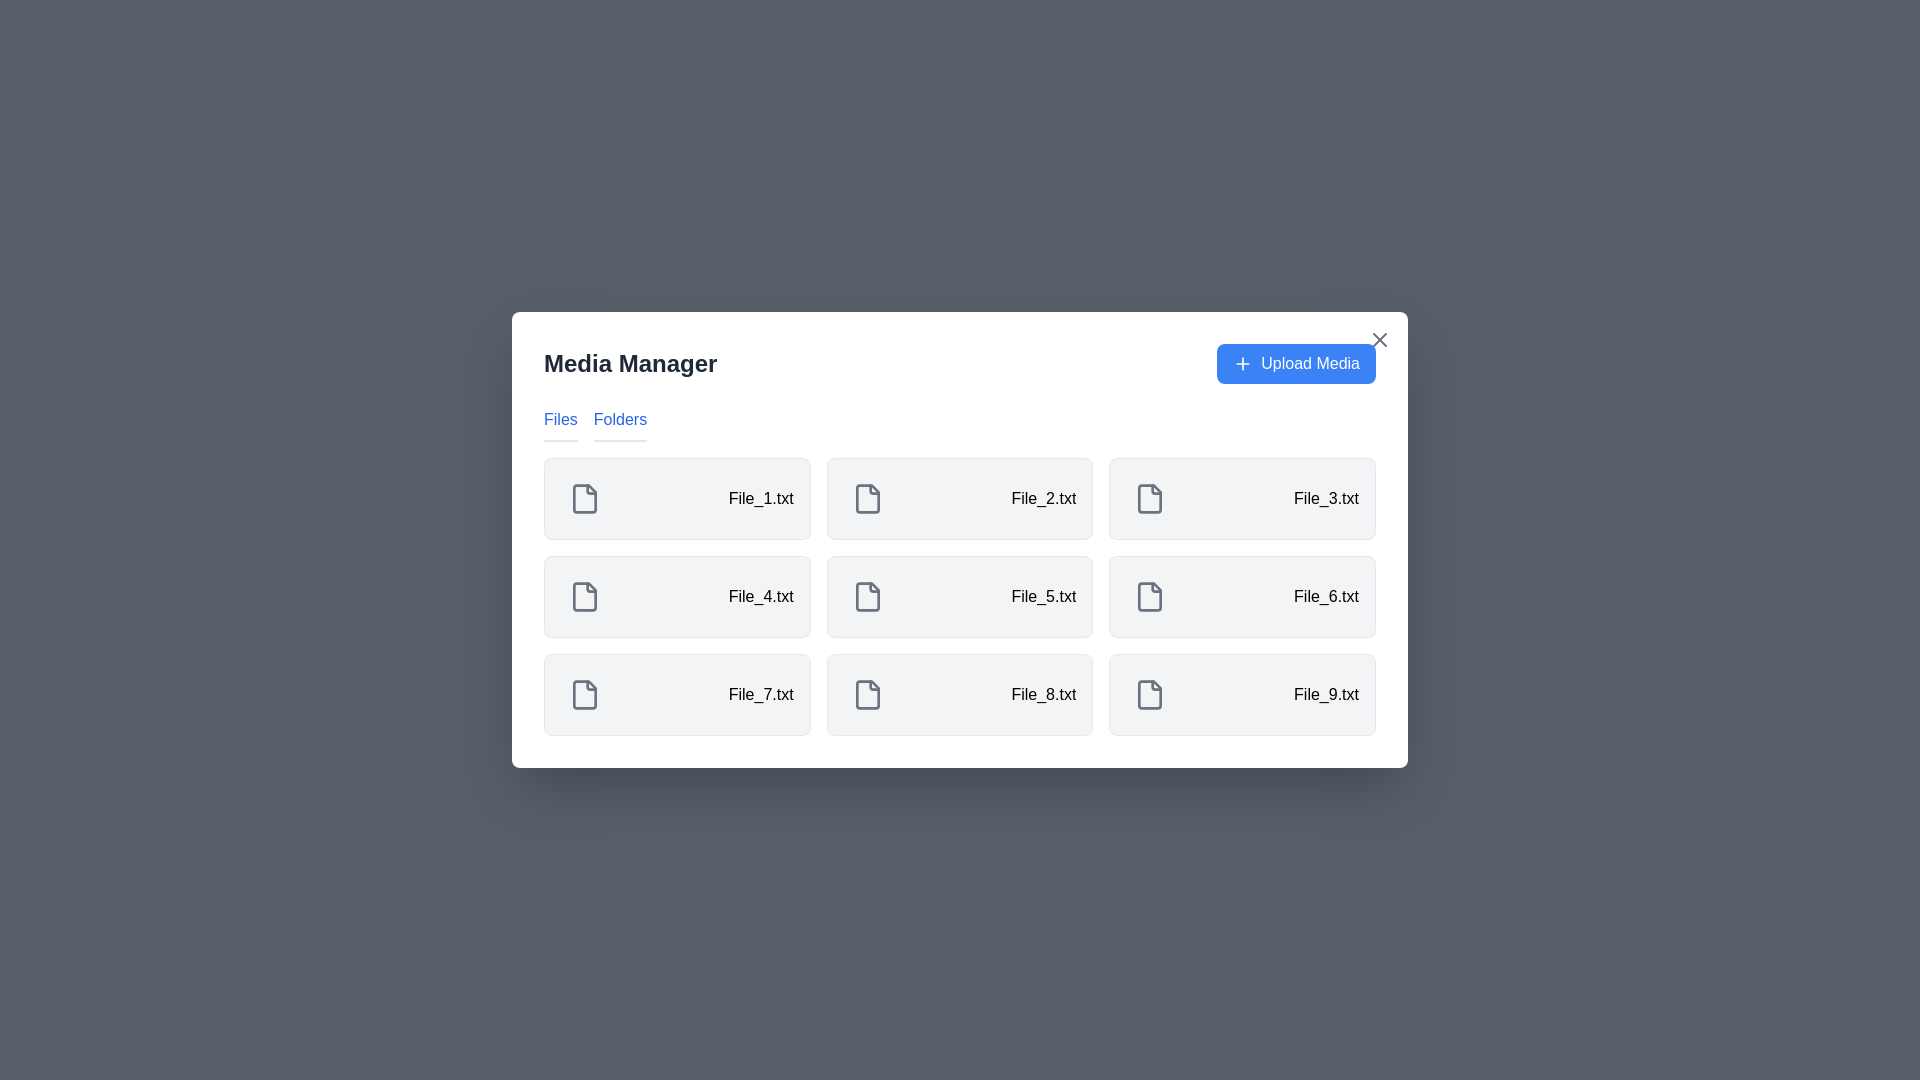  What do you see at coordinates (1150, 596) in the screenshot?
I see `the rectangular icon resembling a document or file in the Media Manager interface, located in the third row and second column of the grid` at bounding box center [1150, 596].